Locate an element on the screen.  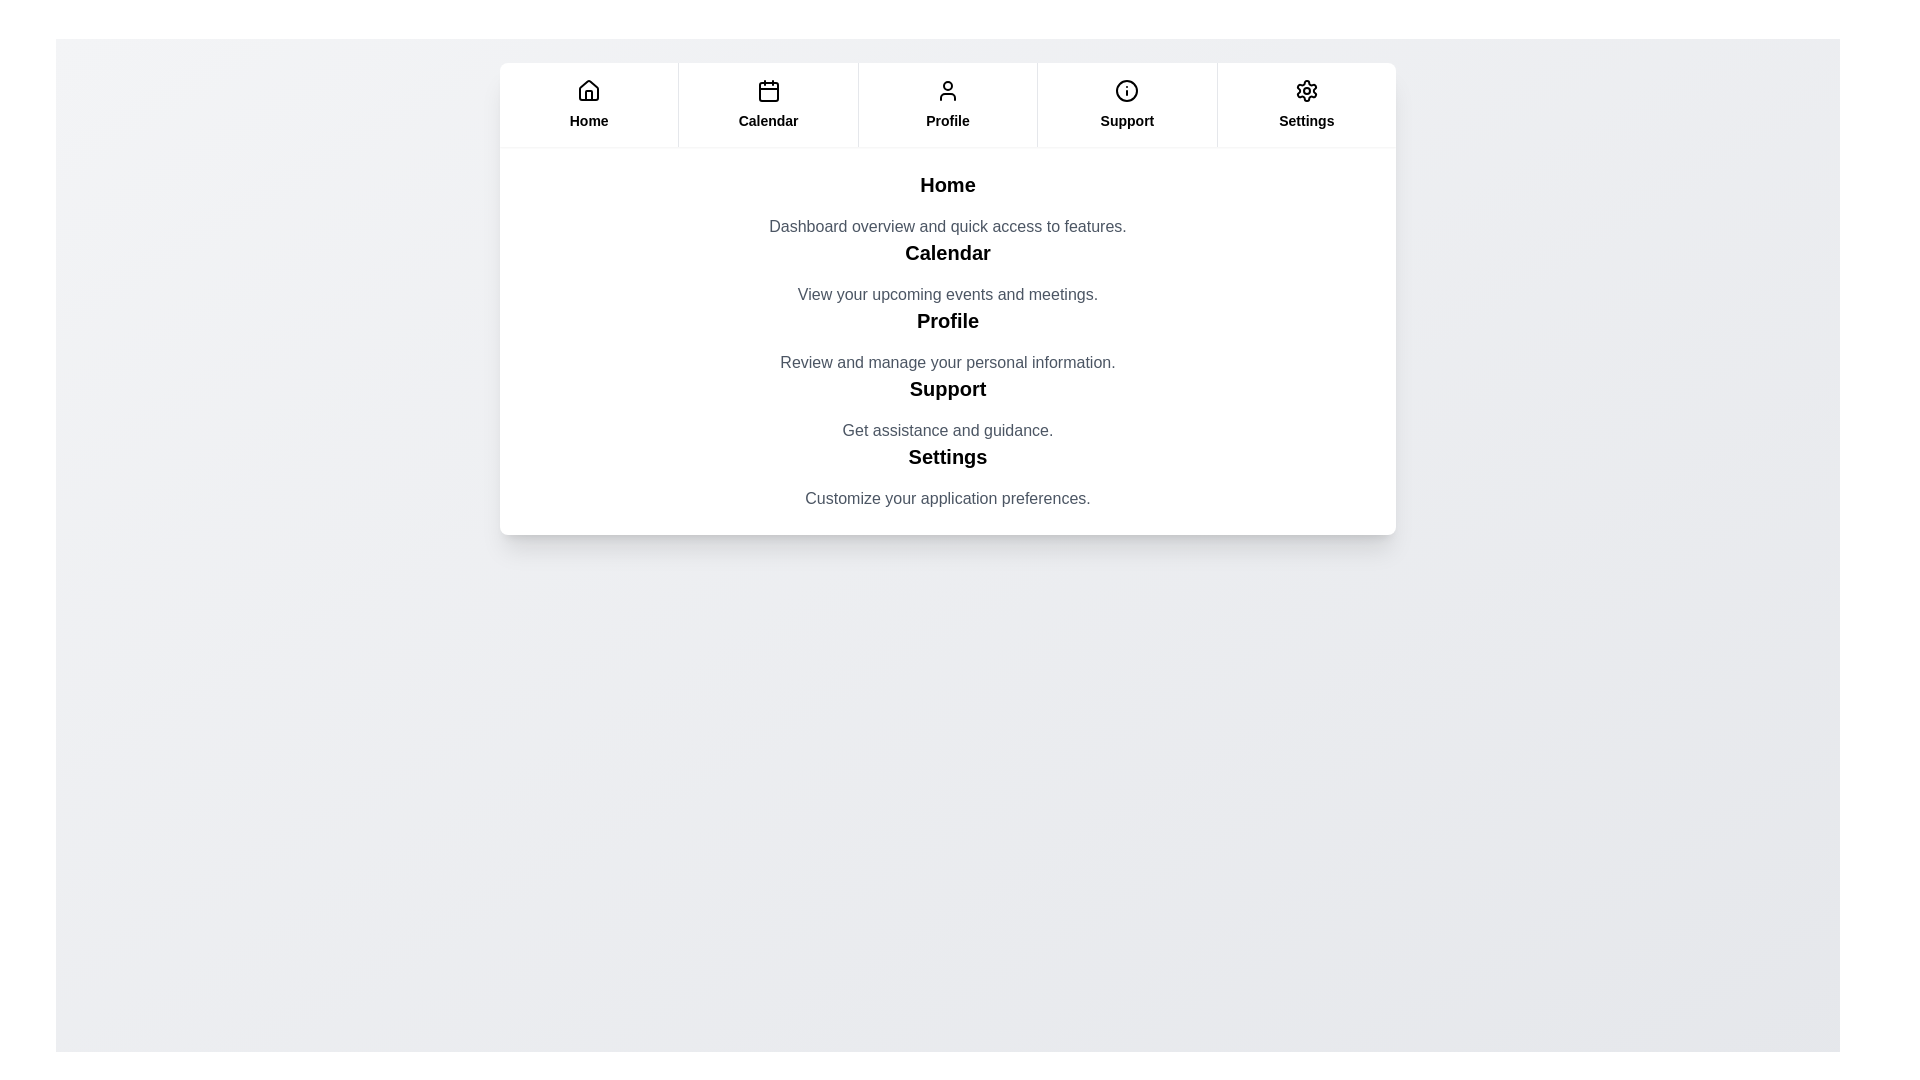
the 'Support' text label in the navigation menu, which is displayed in bold and small font below the information icon is located at coordinates (1127, 120).